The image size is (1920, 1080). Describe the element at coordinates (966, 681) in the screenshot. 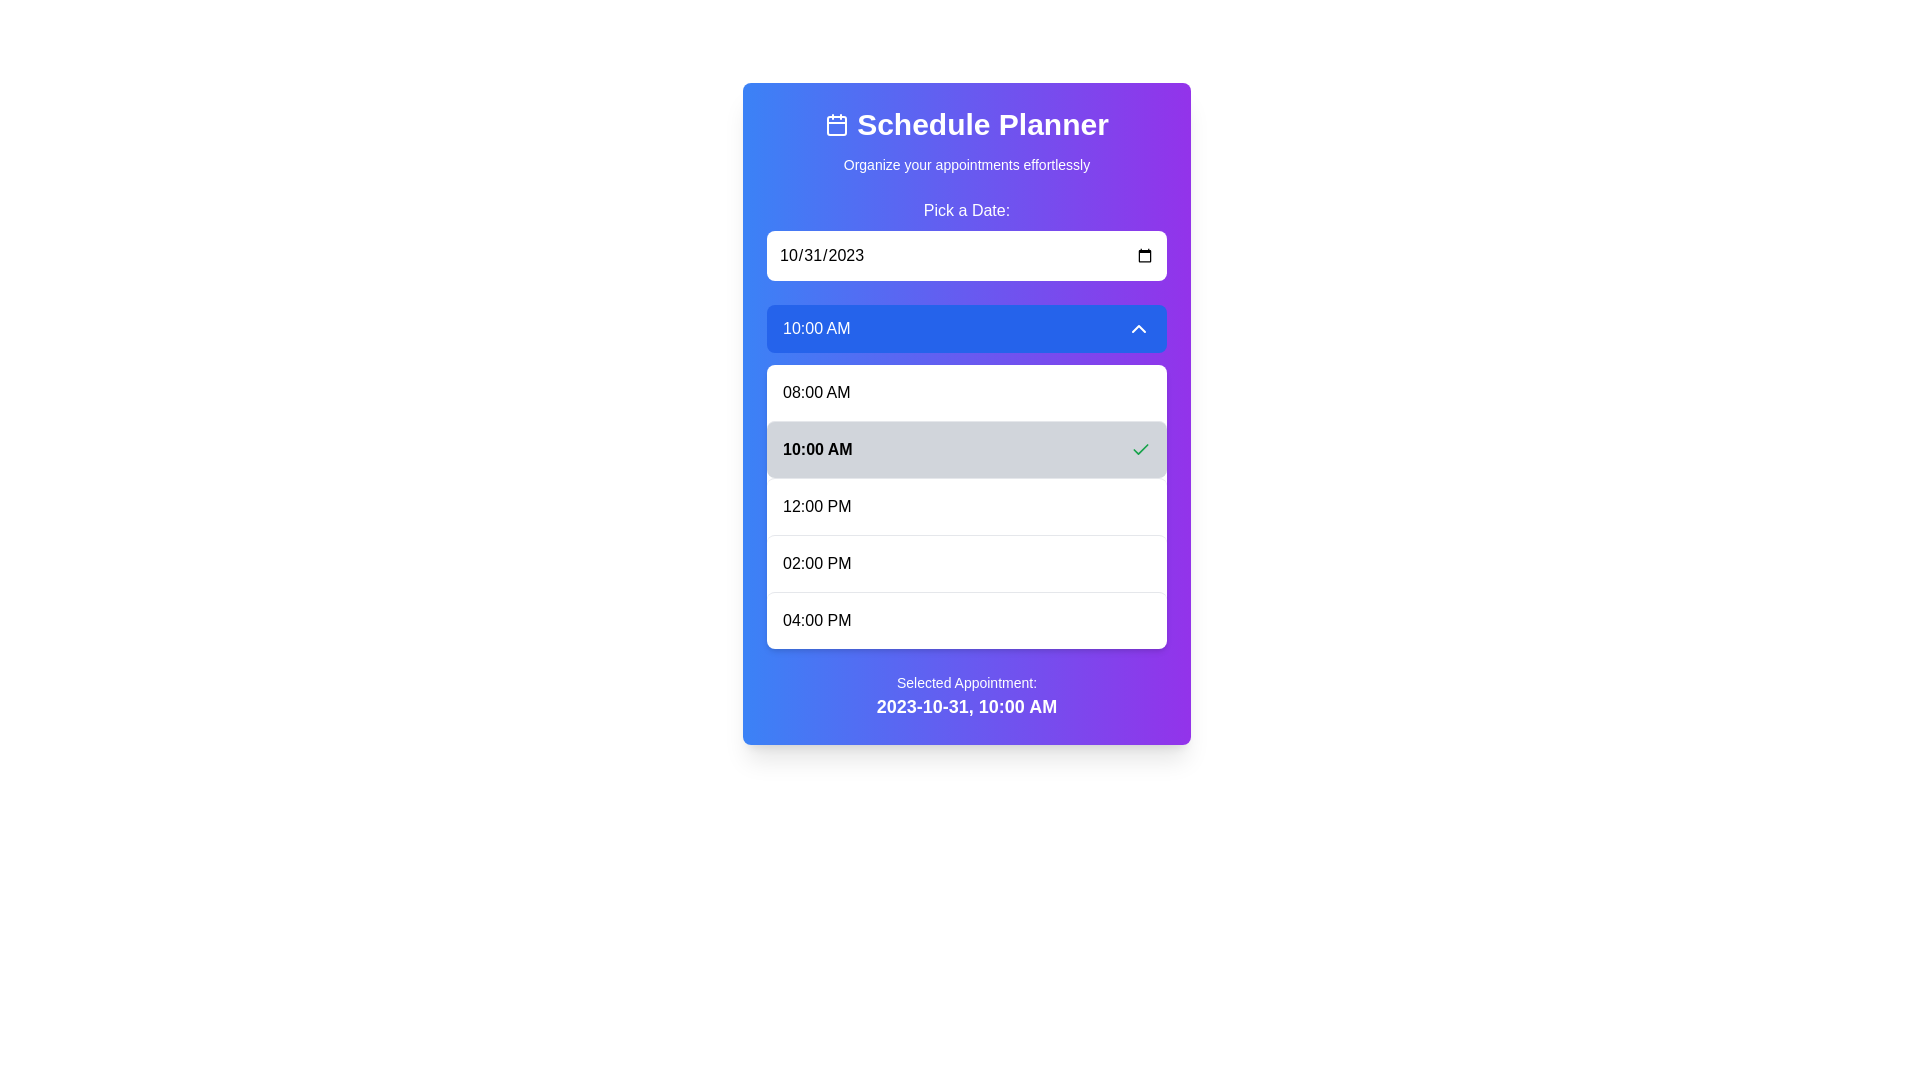

I see `the text label that describes the selected appointment details, which is positioned above the bold text showing the appointment date and time` at that location.